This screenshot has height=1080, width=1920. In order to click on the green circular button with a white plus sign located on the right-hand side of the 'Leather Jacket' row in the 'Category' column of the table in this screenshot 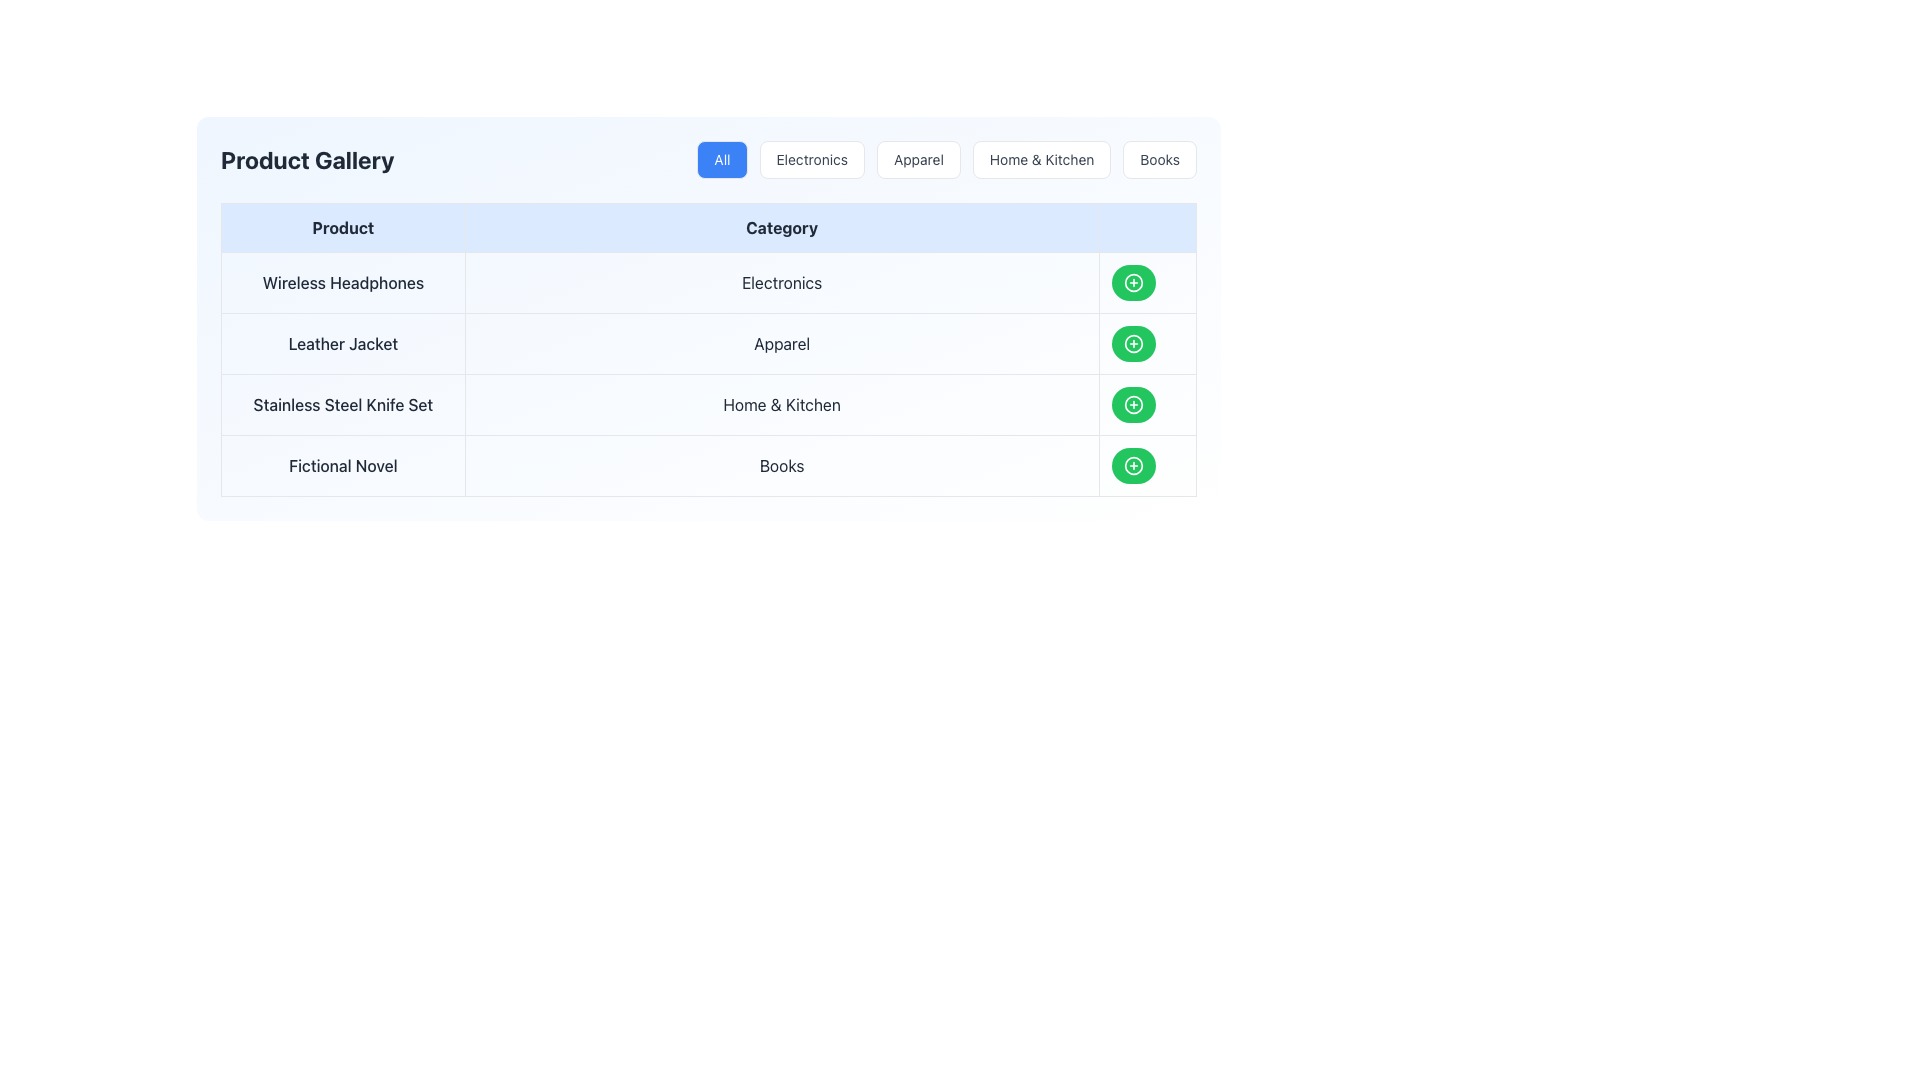, I will do `click(1147, 342)`.